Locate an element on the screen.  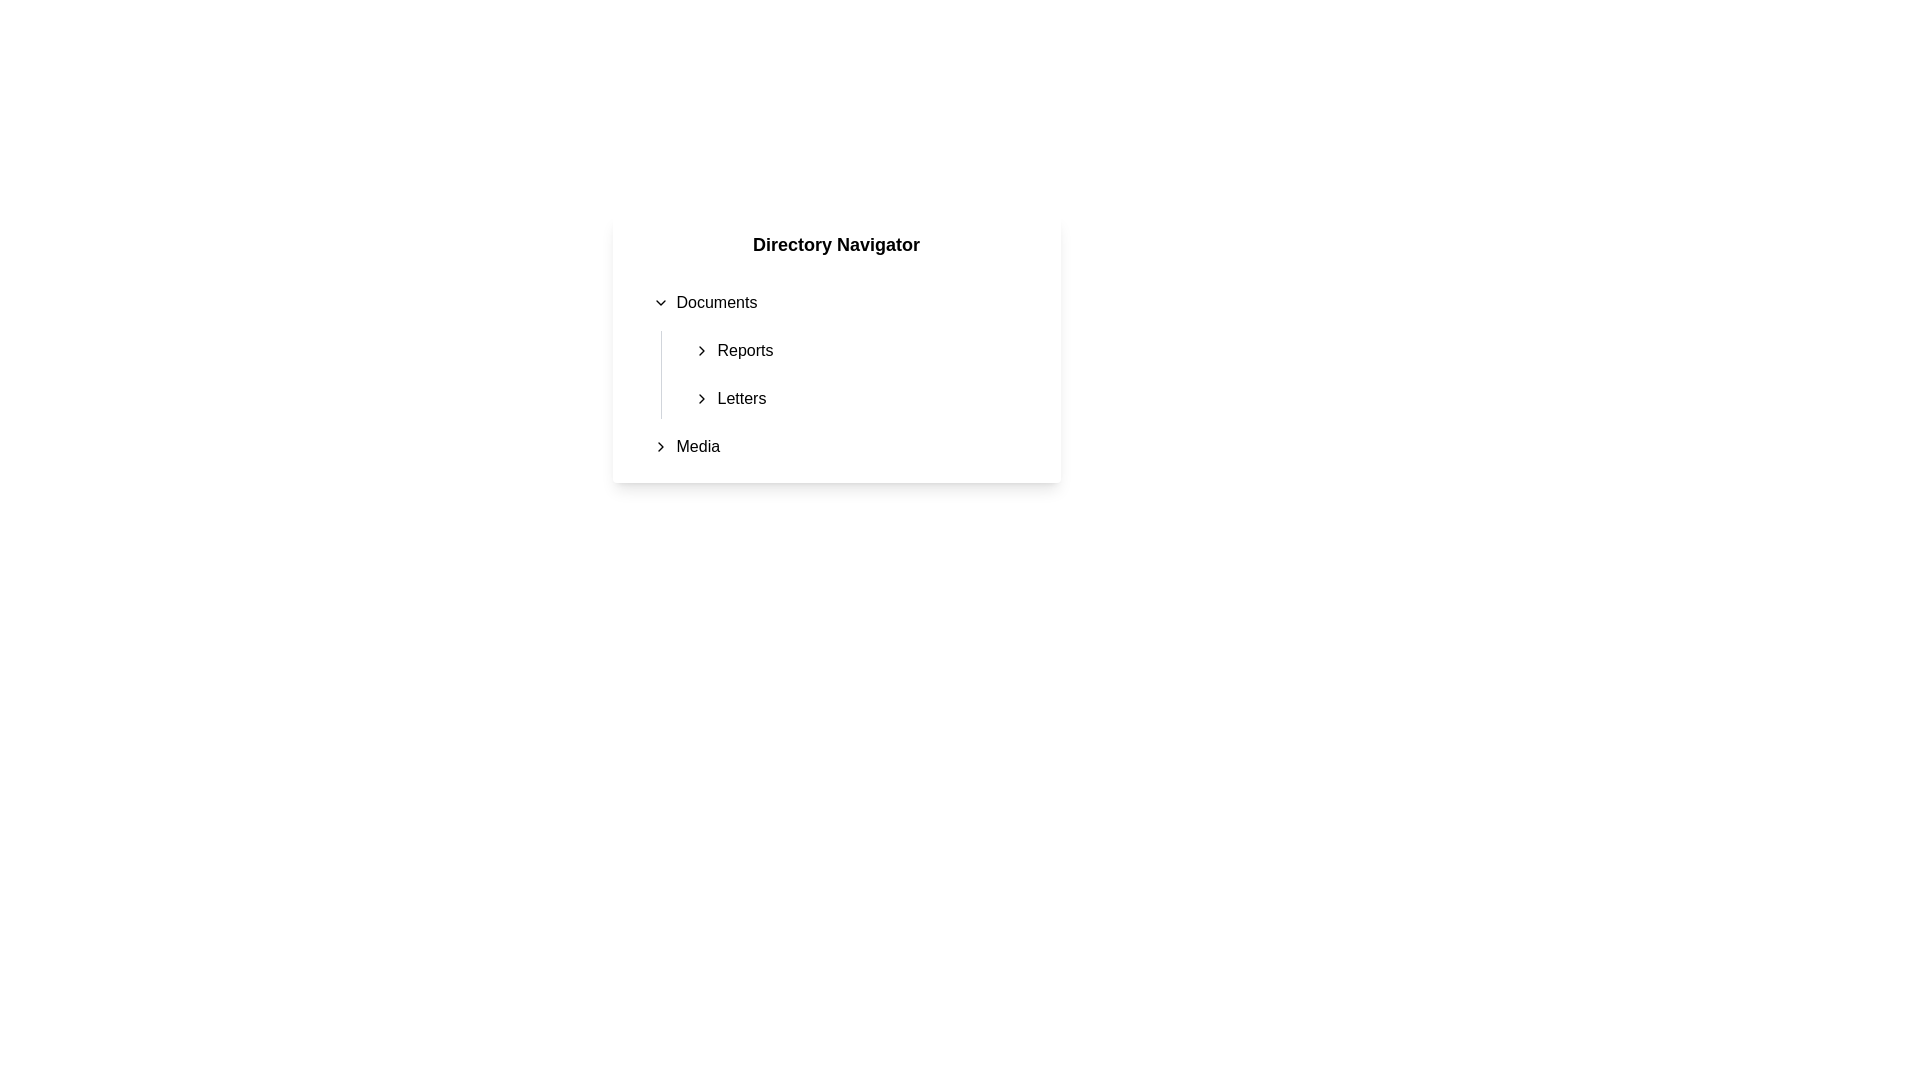
the right-pointing chevron icon next to the text 'Media' is located at coordinates (660, 446).